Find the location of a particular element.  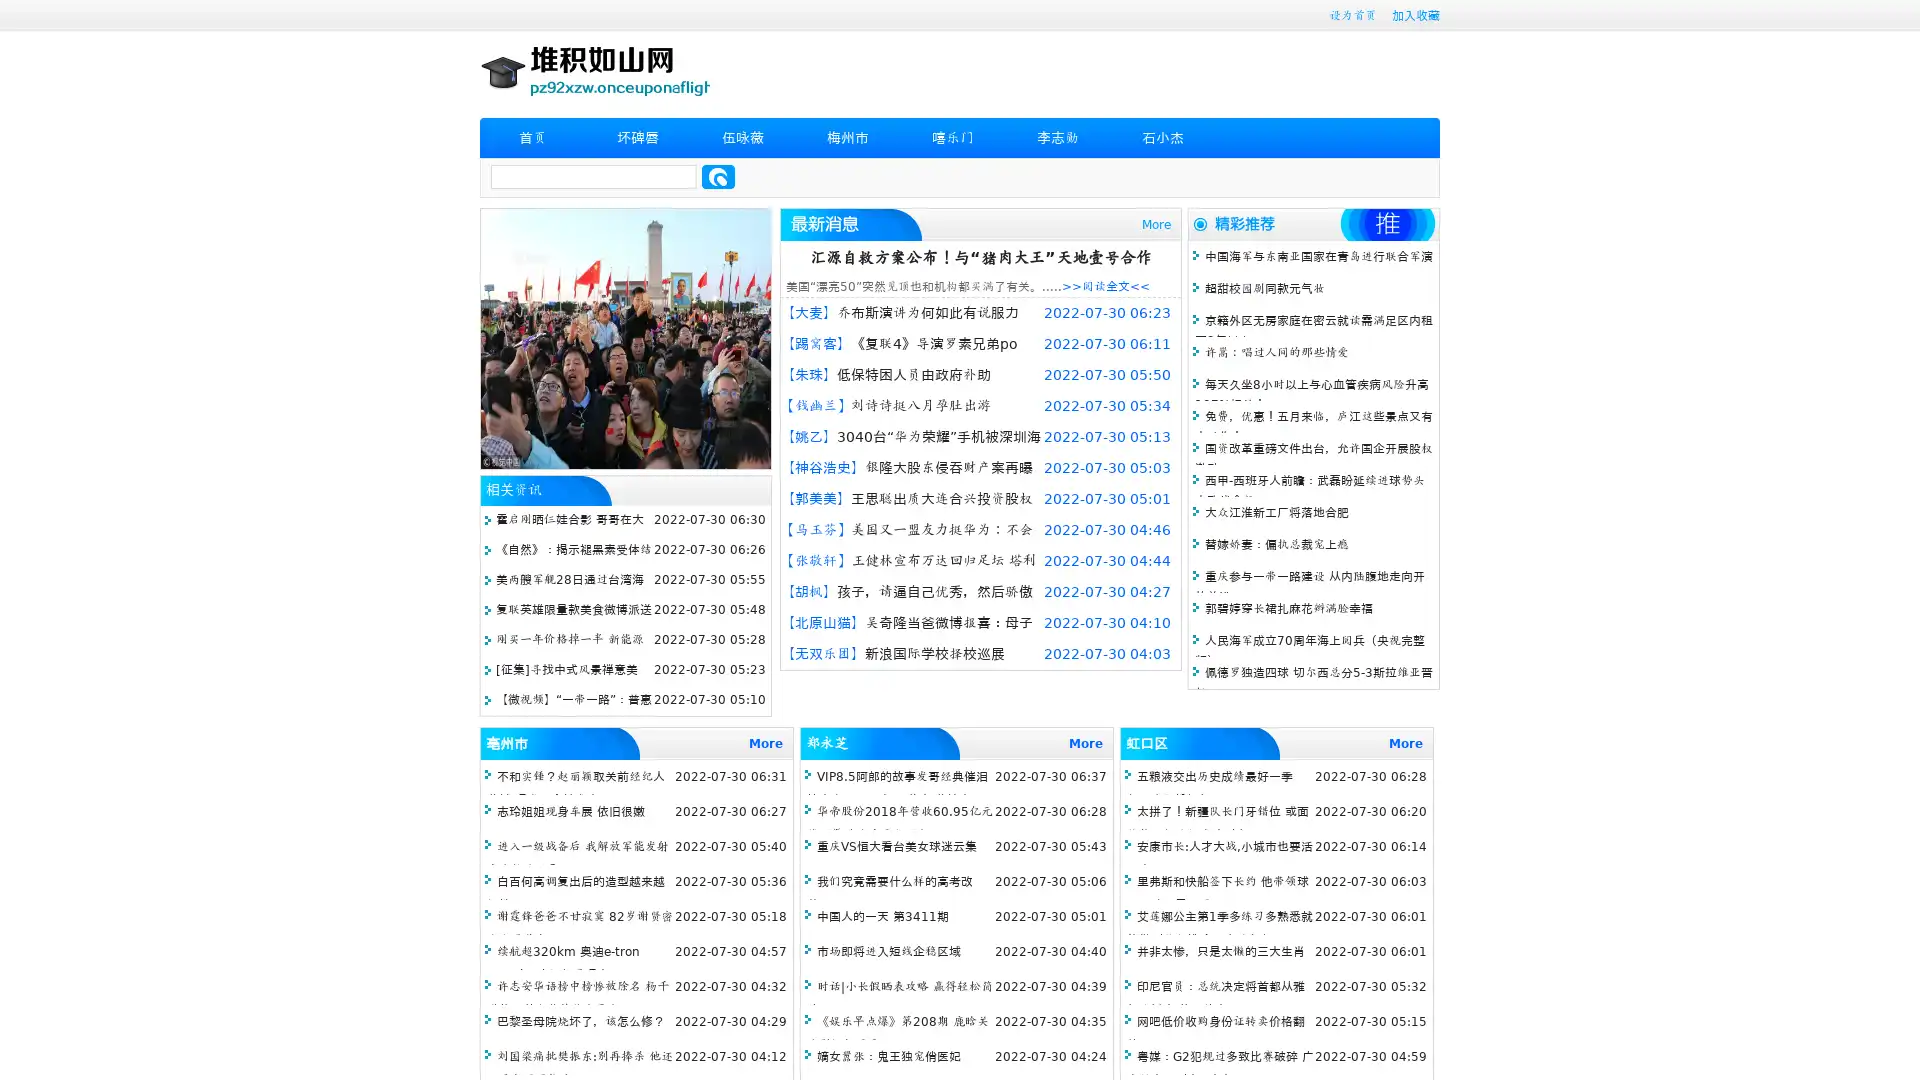

Search is located at coordinates (718, 176).